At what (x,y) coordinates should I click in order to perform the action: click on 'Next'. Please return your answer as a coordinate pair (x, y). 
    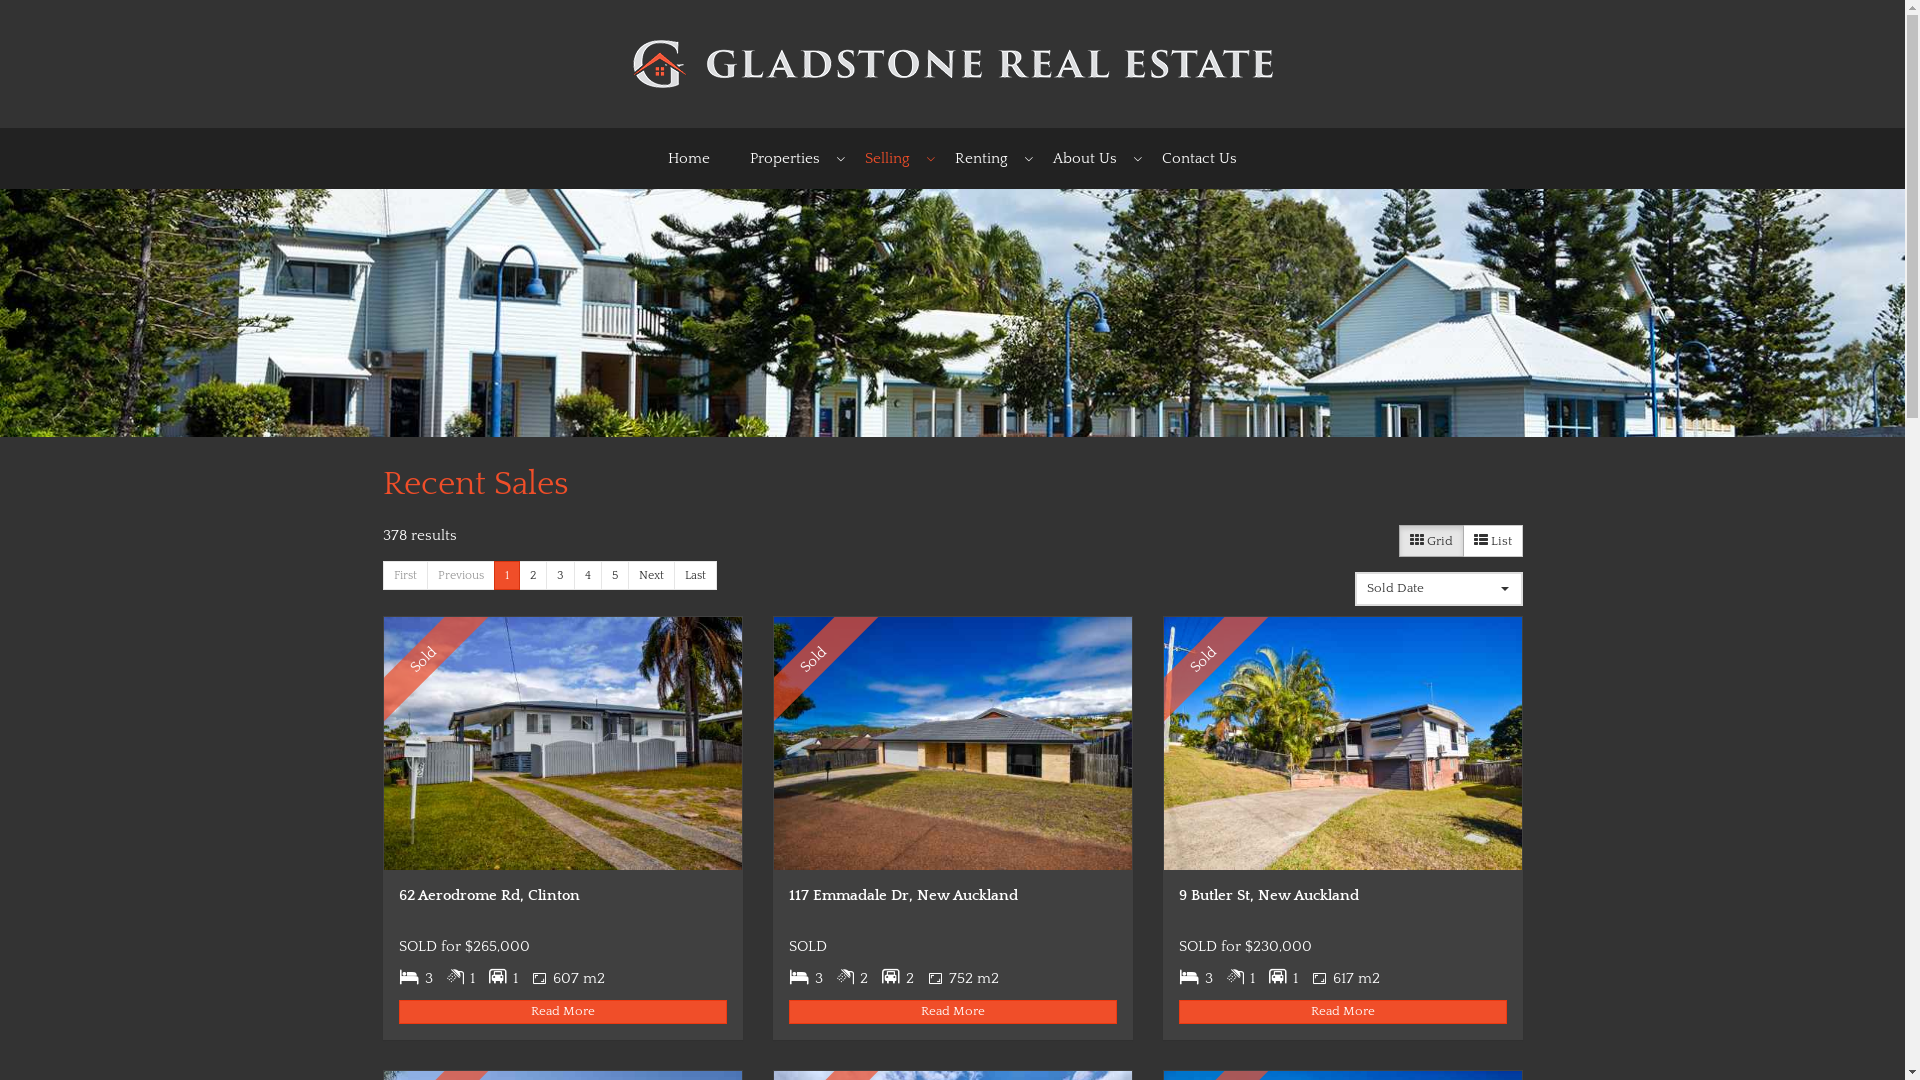
    Looking at the image, I should click on (627, 575).